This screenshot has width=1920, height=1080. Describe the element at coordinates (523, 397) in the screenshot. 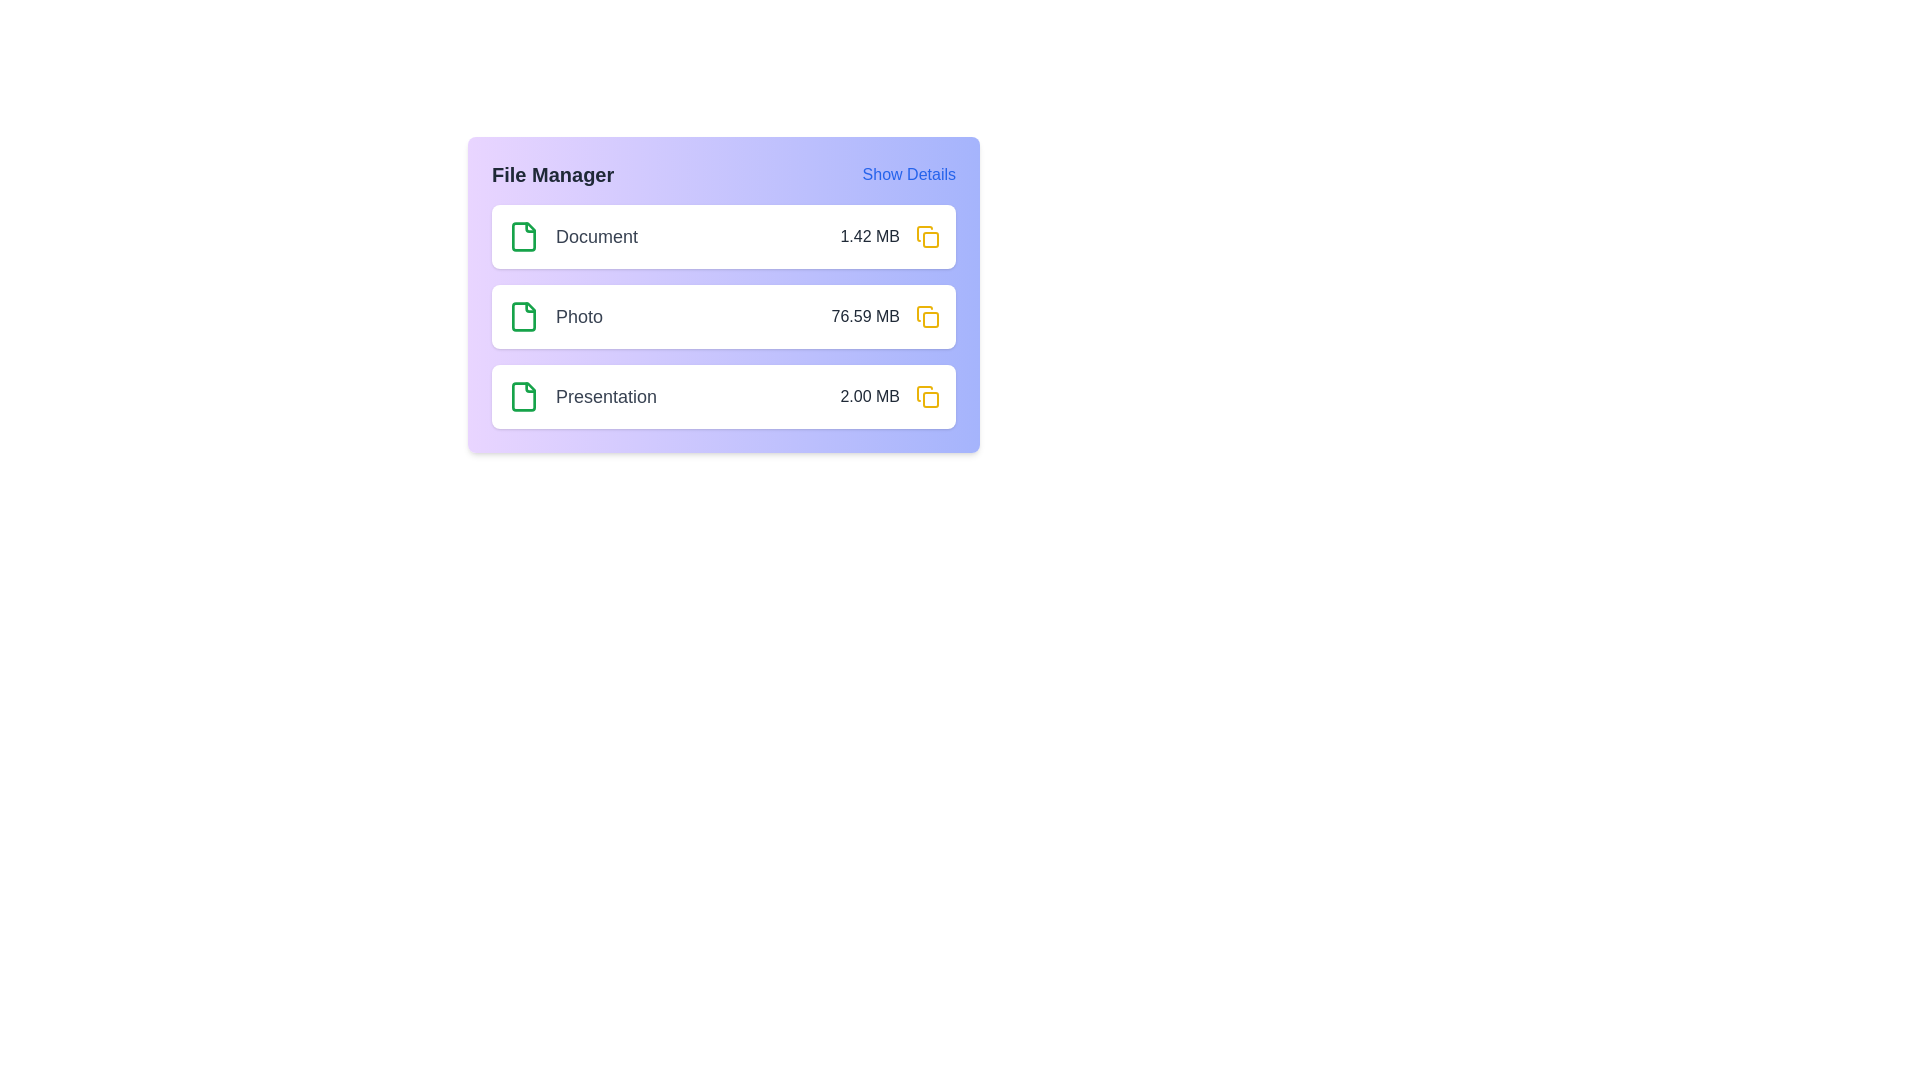

I see `the 'Presentation' file icon` at that location.